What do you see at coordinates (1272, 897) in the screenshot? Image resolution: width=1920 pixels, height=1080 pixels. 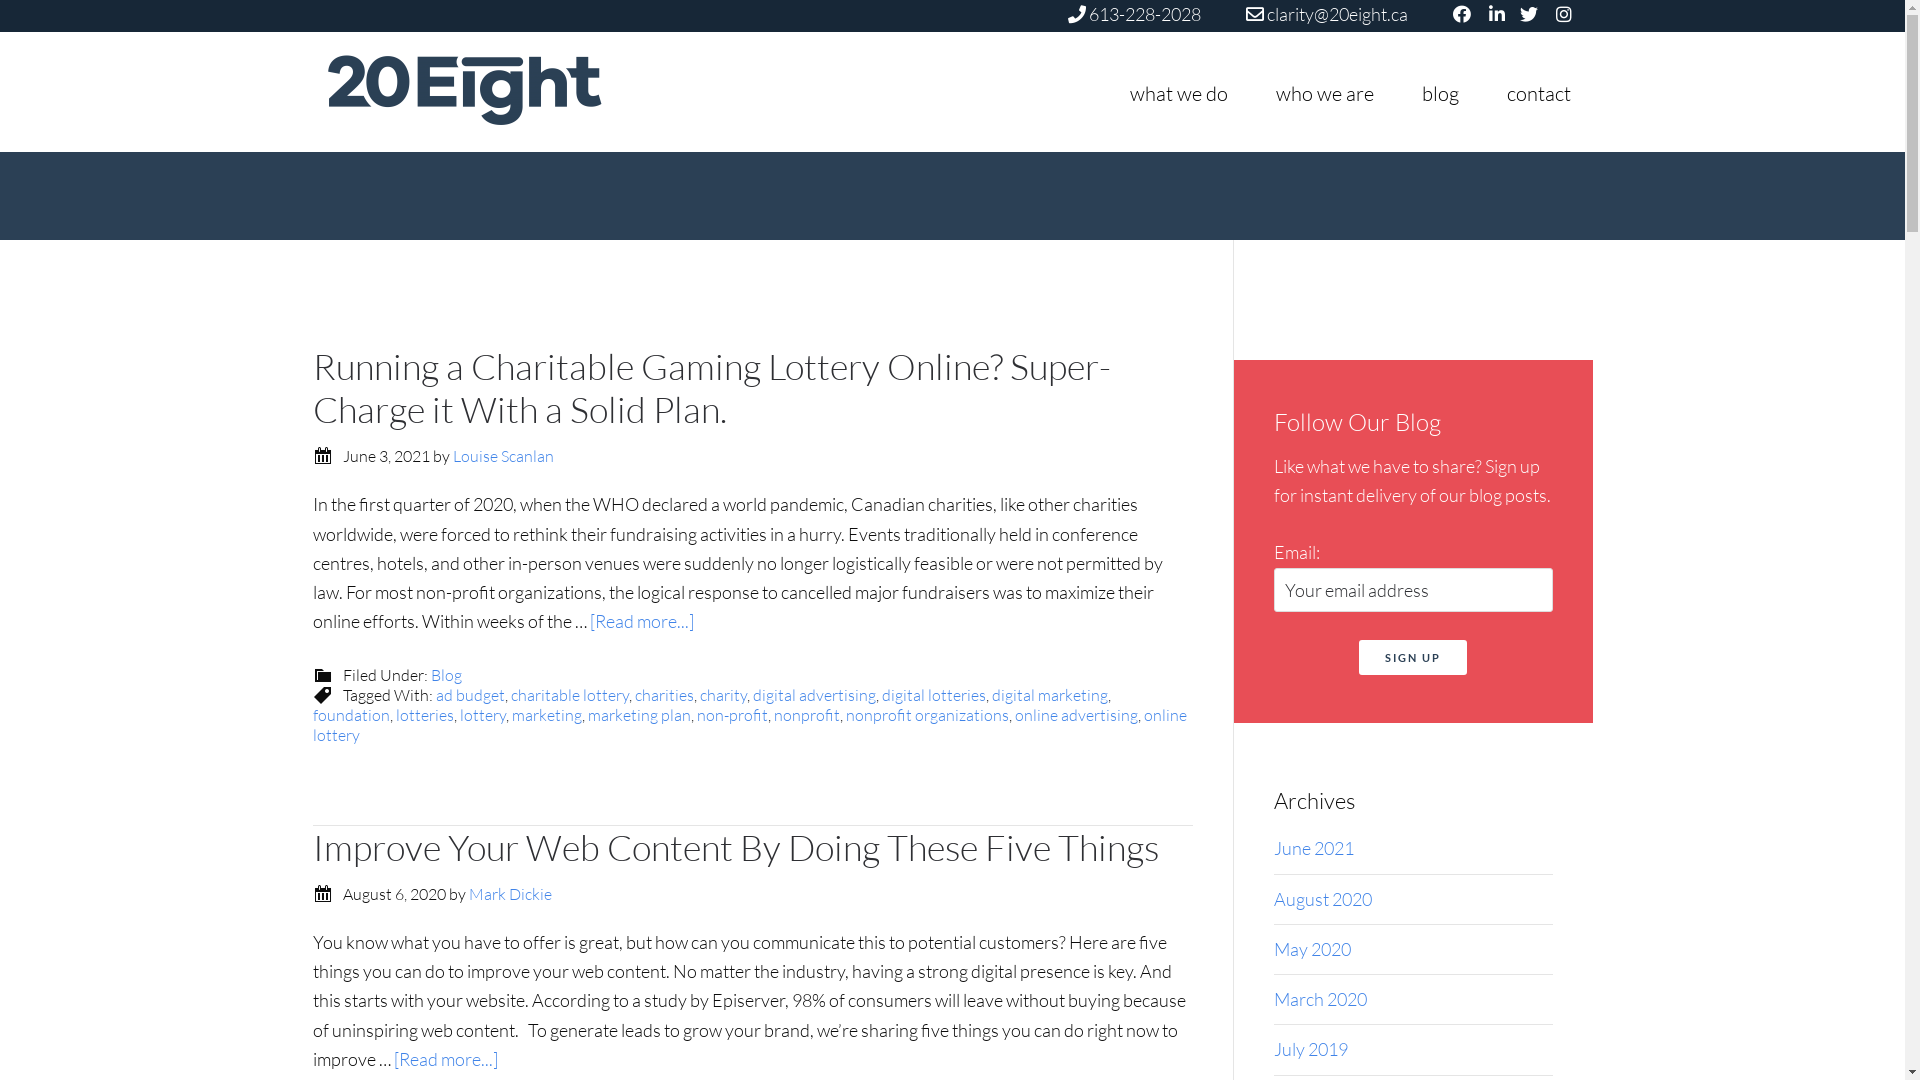 I see `'August 2020'` at bounding box center [1272, 897].